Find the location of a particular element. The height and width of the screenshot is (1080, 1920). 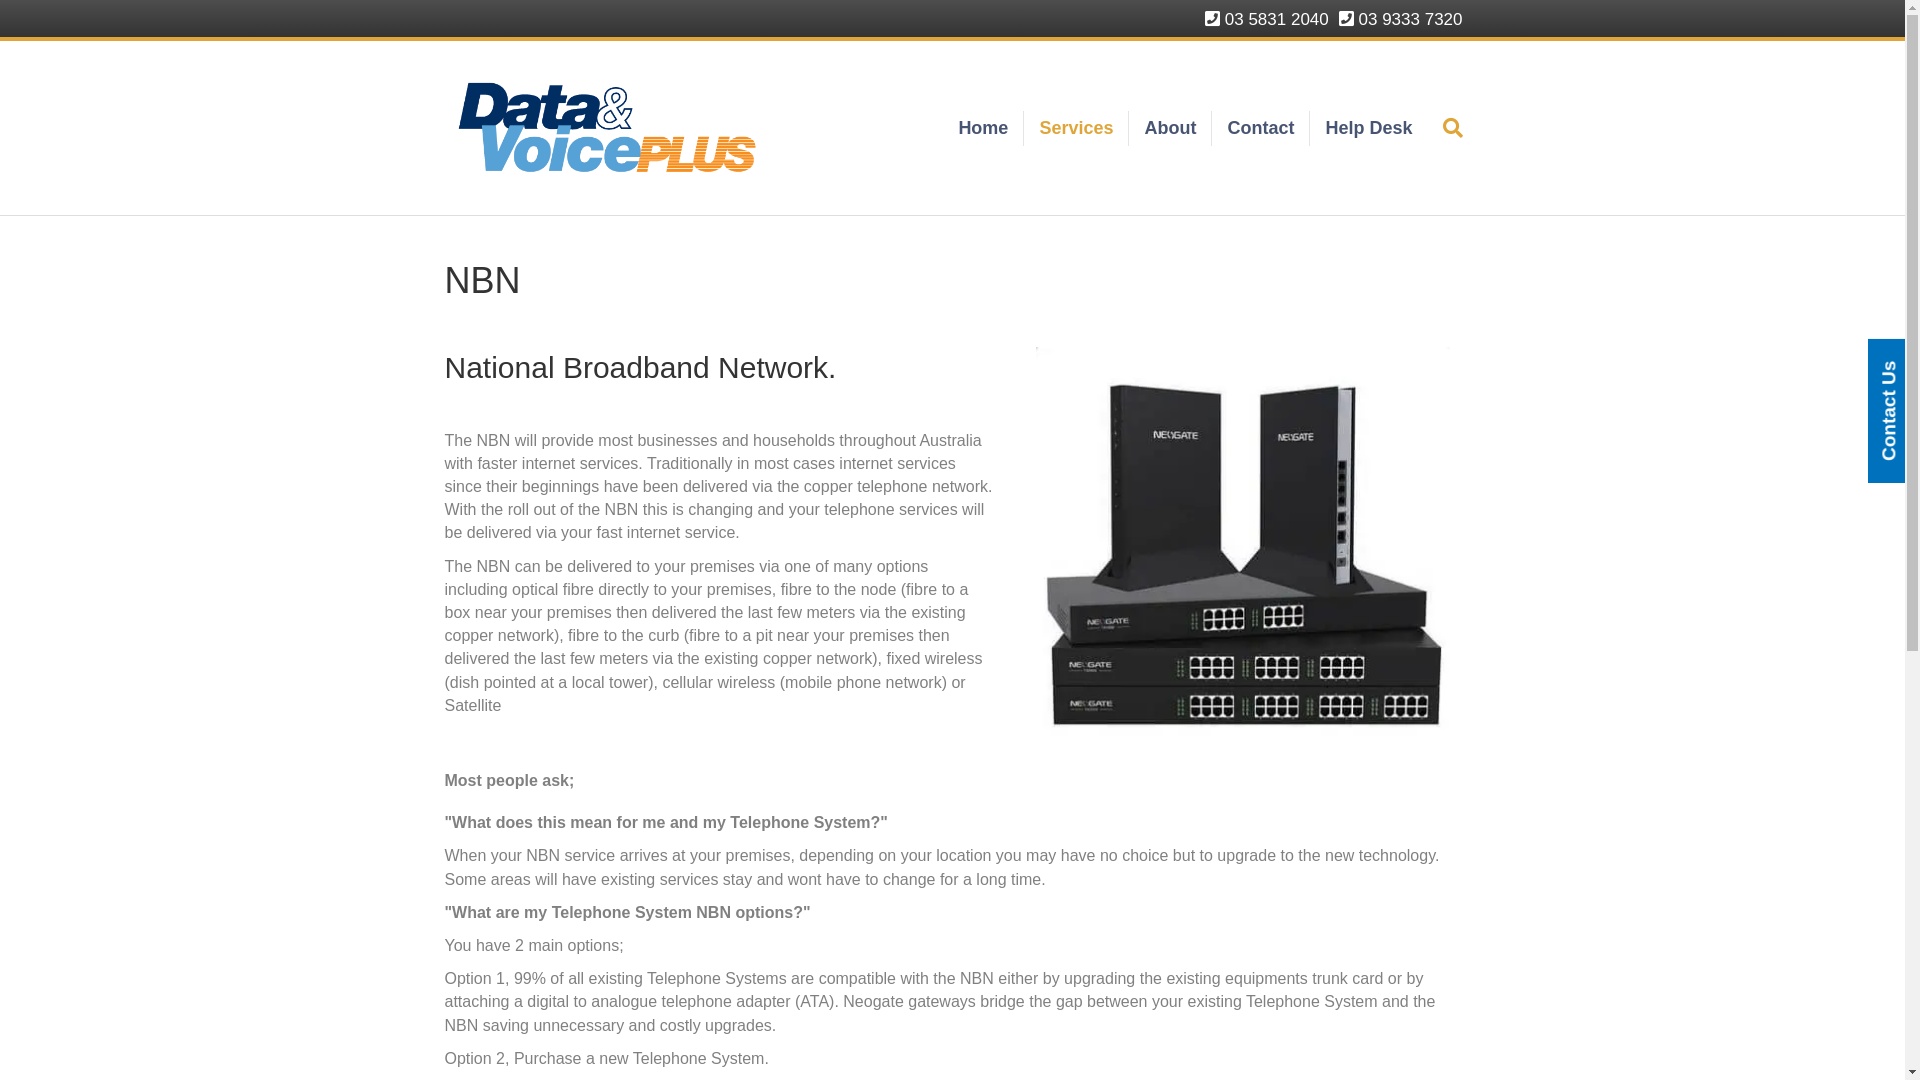

'Services' is located at coordinates (1075, 128).